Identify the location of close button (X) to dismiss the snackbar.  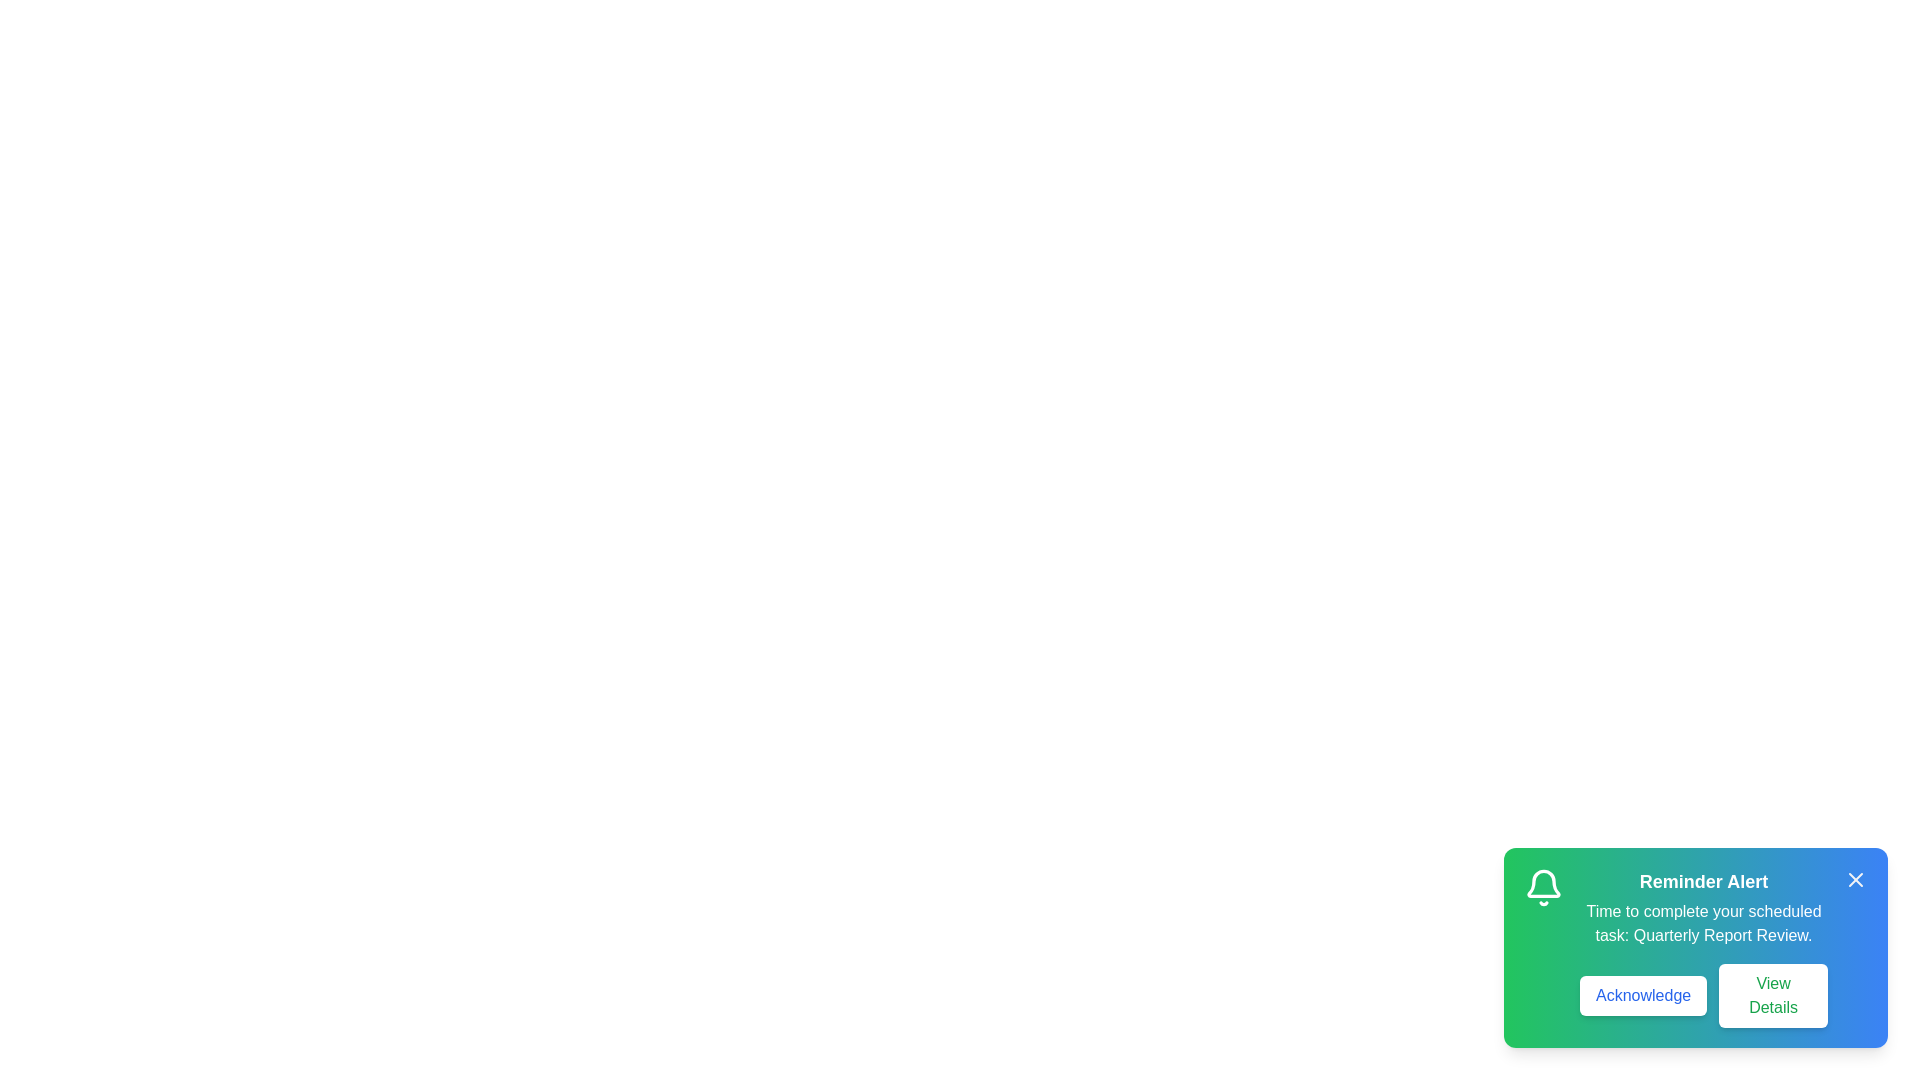
(1855, 878).